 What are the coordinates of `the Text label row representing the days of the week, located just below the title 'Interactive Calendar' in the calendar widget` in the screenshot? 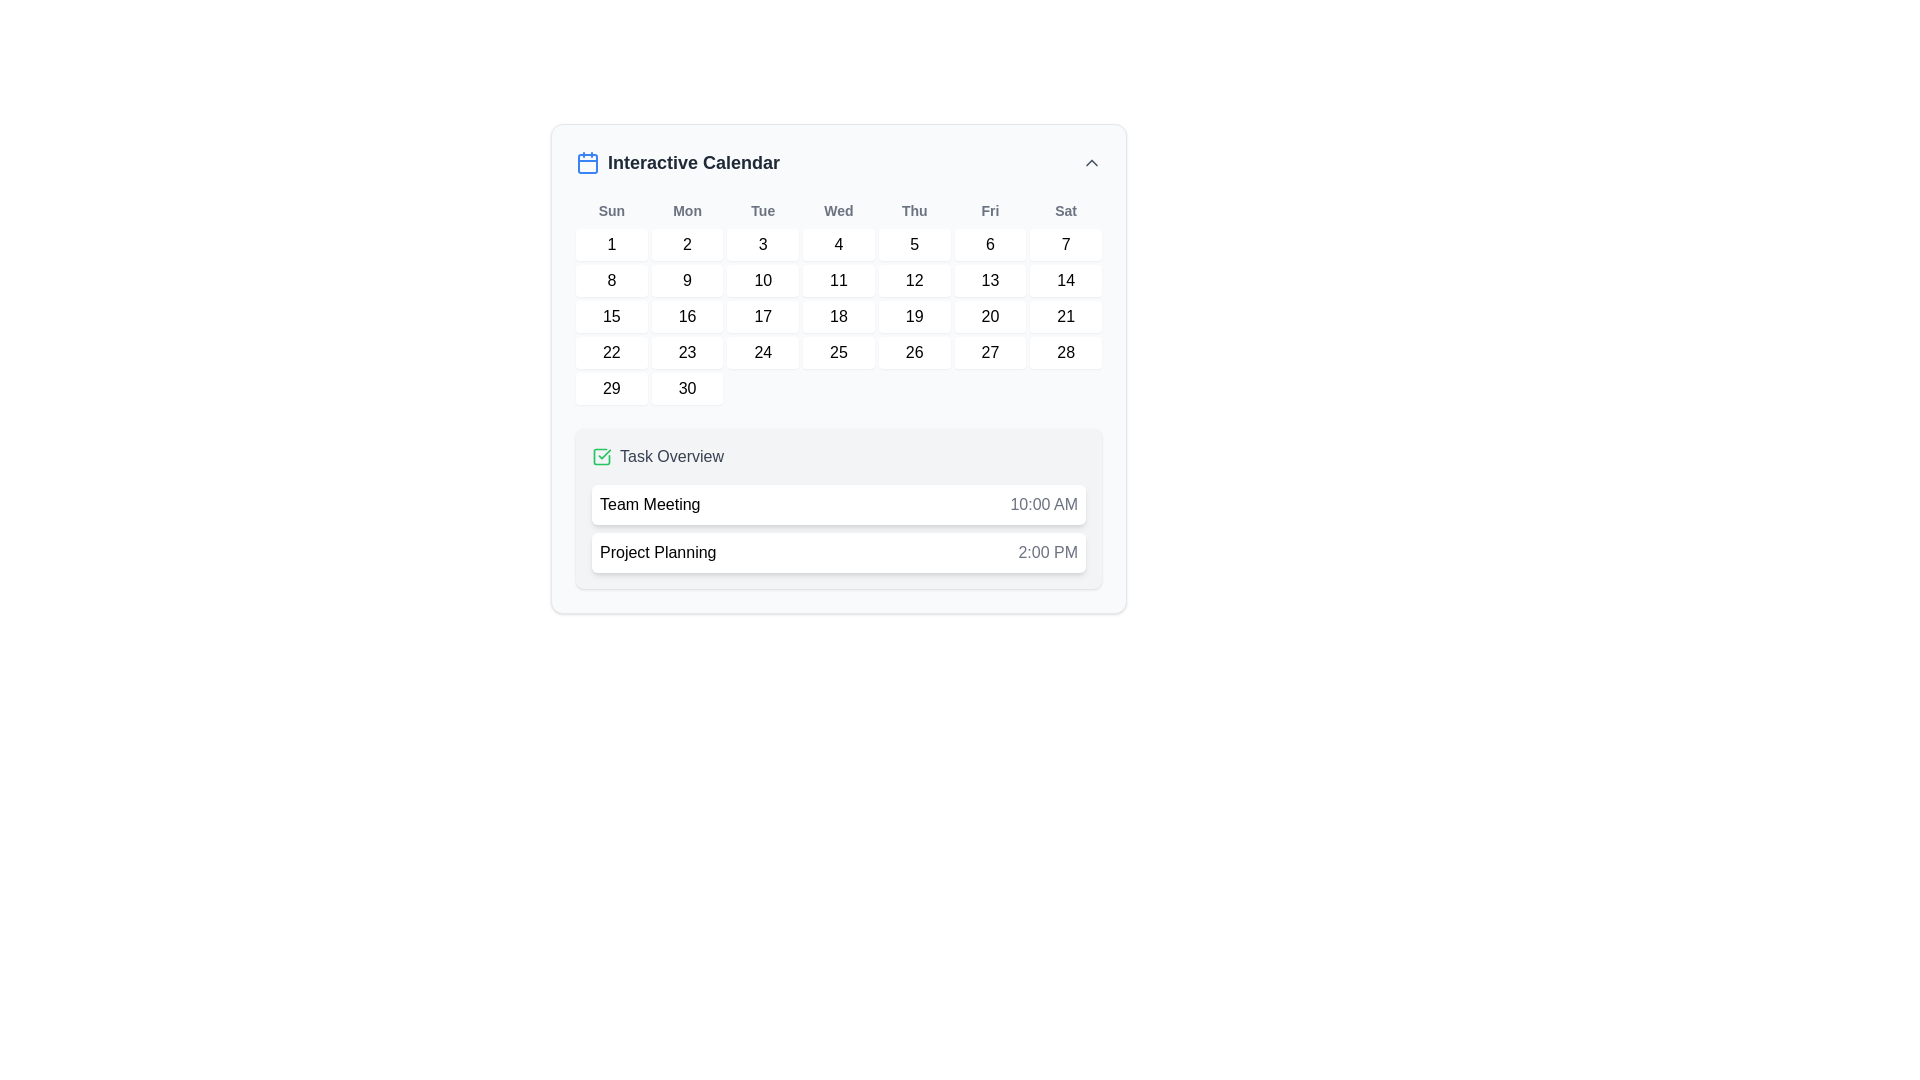 It's located at (839, 211).